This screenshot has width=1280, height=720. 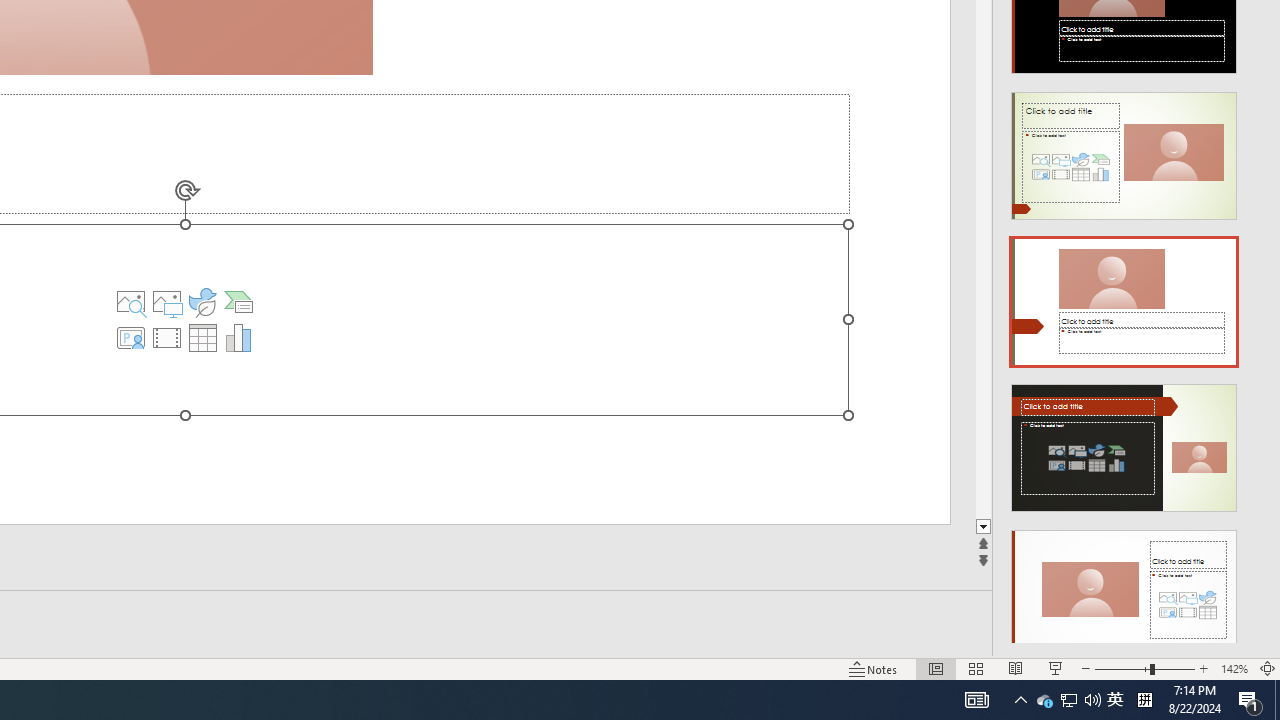 What do you see at coordinates (1121, 669) in the screenshot?
I see `'Zoom Out'` at bounding box center [1121, 669].